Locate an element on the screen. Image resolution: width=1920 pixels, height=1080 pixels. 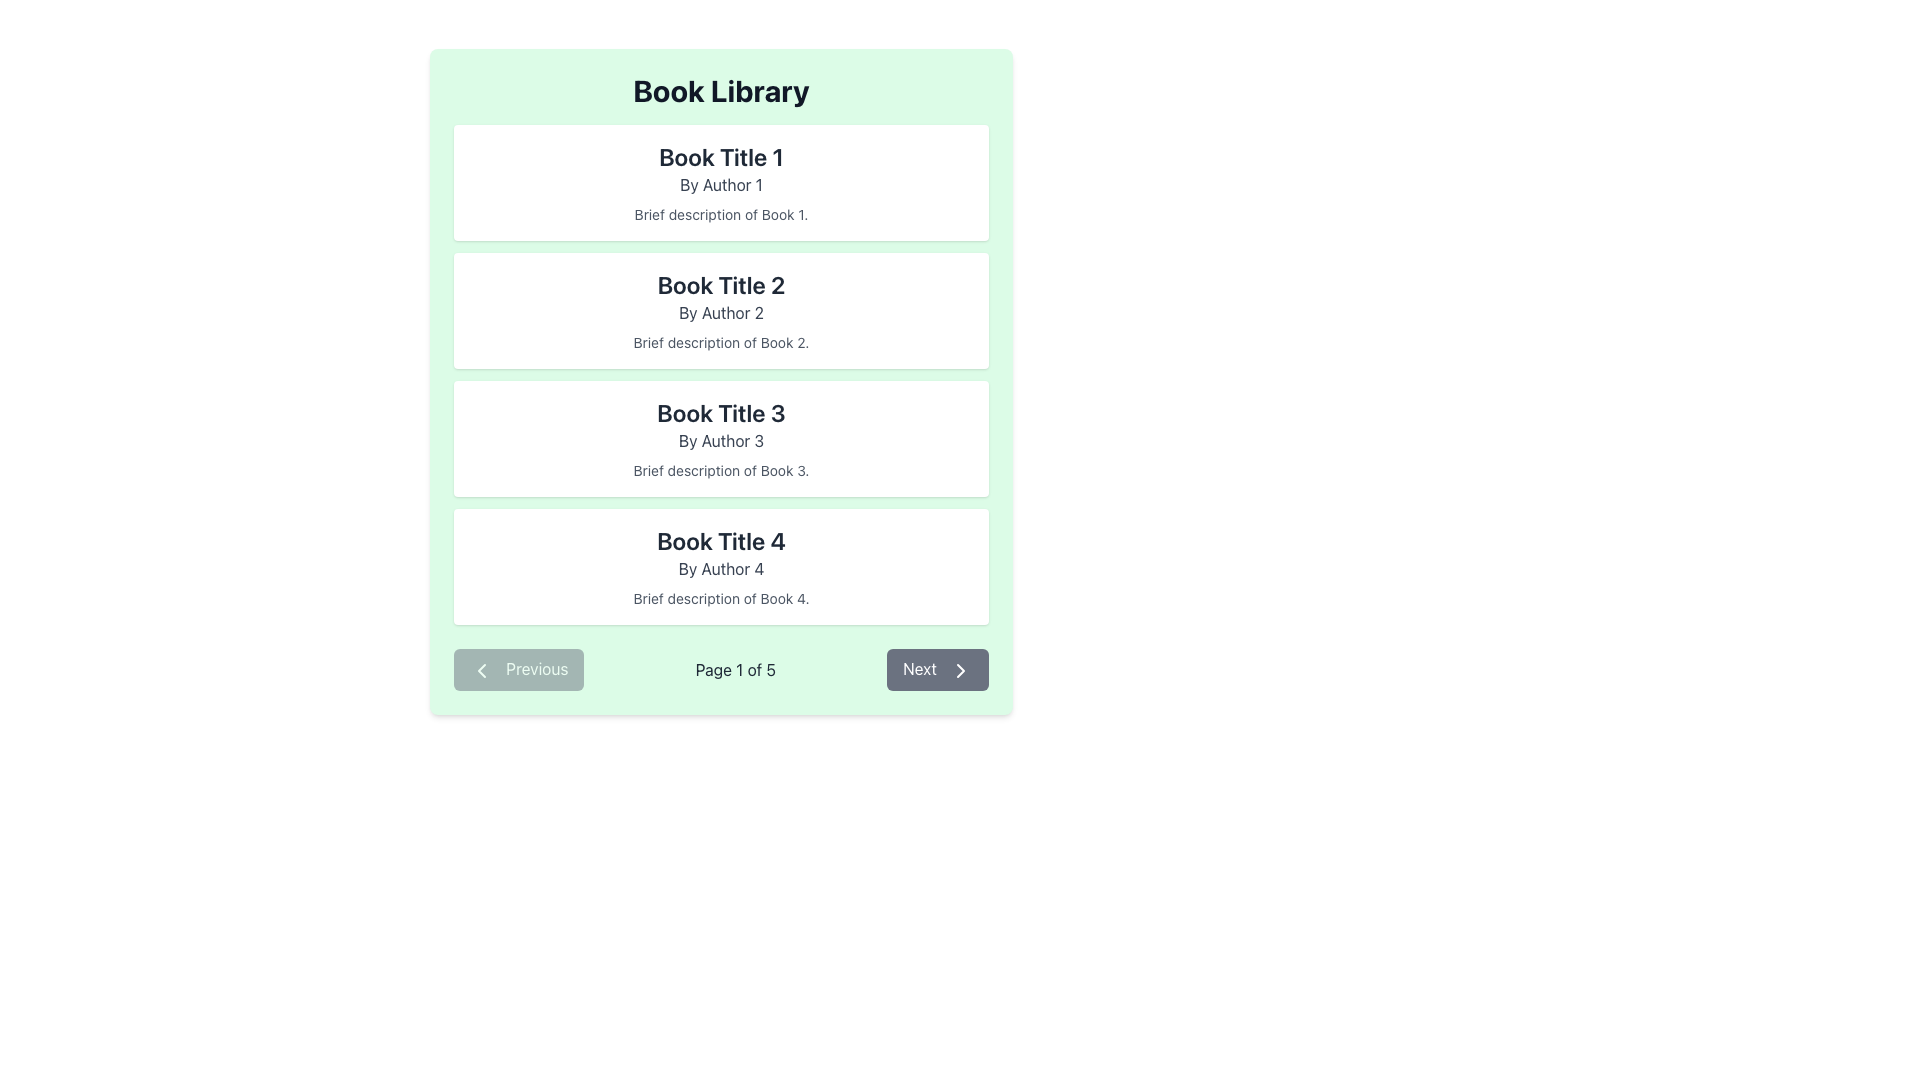
the text label that serves as the title of the first book entry in a vertical list of books, positioned above 'By Author 1' and 'Brief description of Book 1.' is located at coordinates (720, 156).